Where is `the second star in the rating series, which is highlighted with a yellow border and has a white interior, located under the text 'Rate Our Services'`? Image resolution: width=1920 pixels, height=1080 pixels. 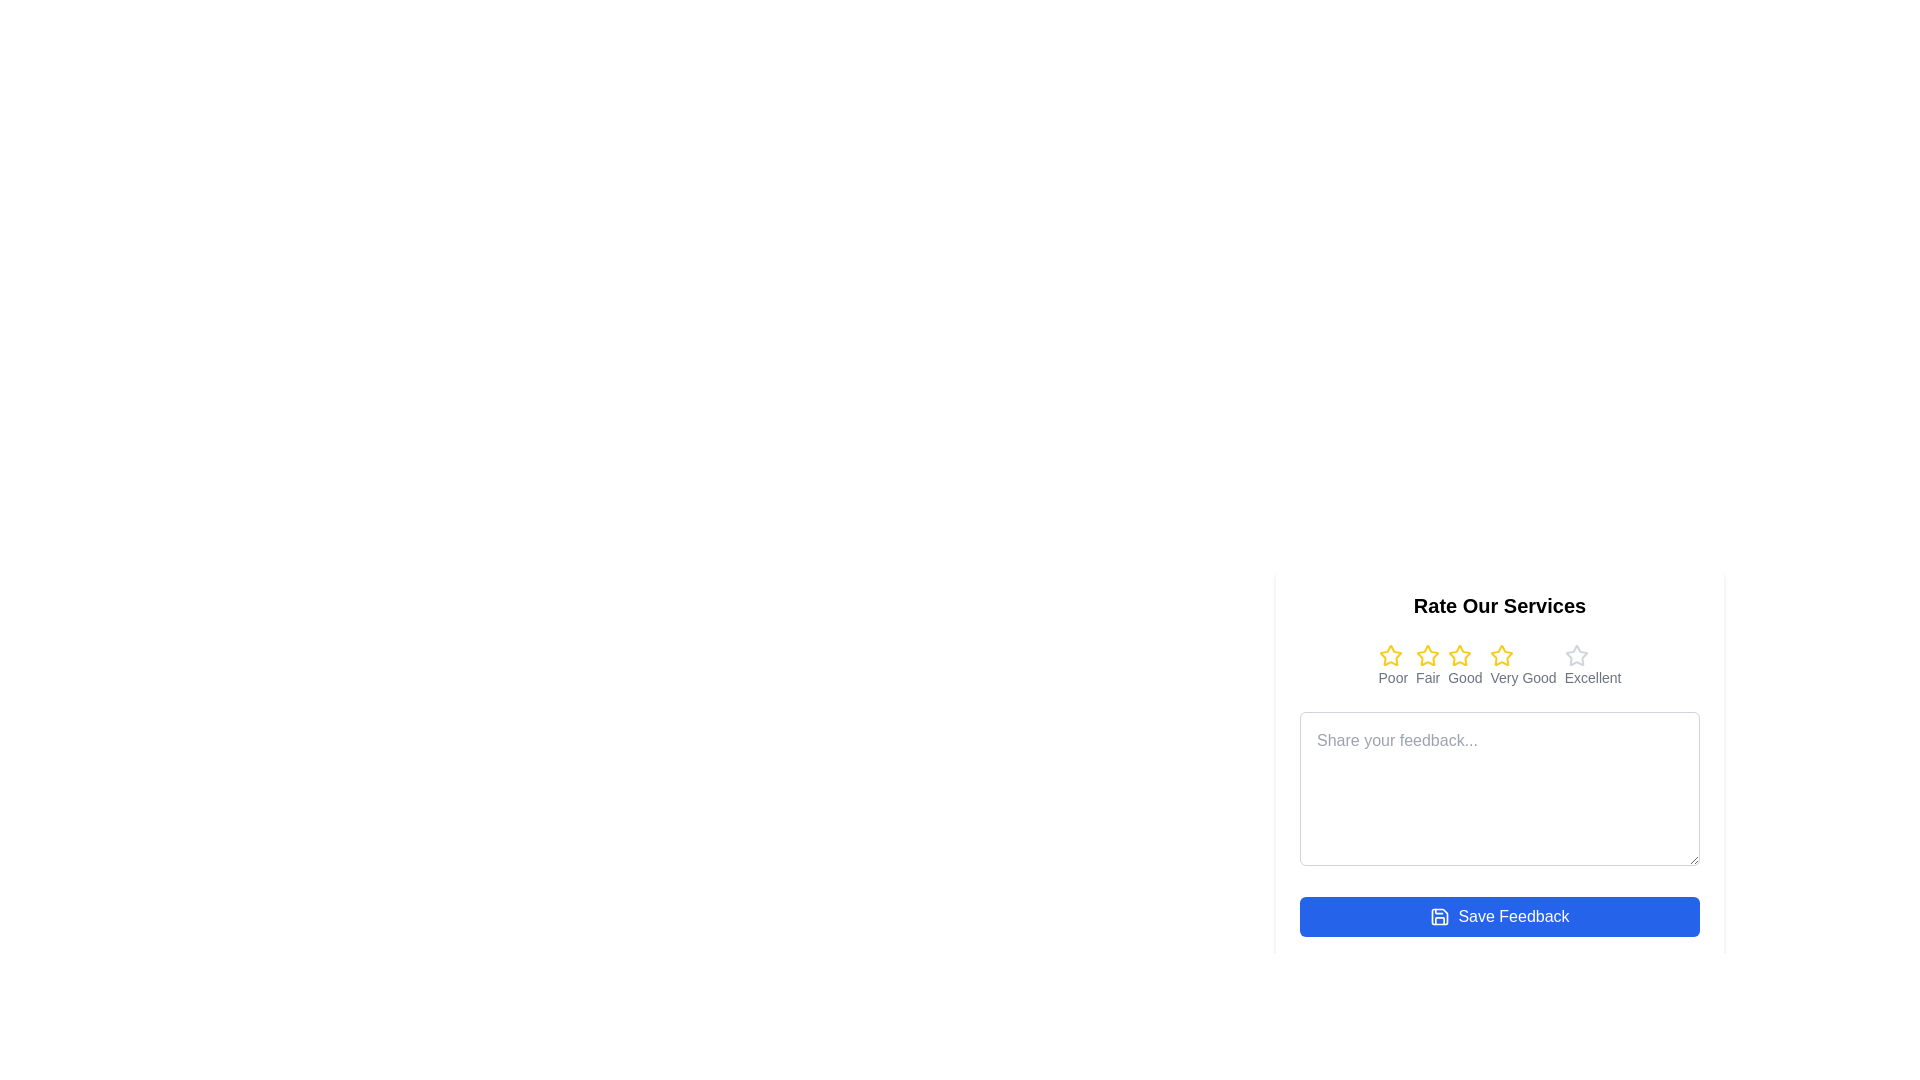 the second star in the rating series, which is highlighted with a yellow border and has a white interior, located under the text 'Rate Our Services' is located at coordinates (1427, 655).